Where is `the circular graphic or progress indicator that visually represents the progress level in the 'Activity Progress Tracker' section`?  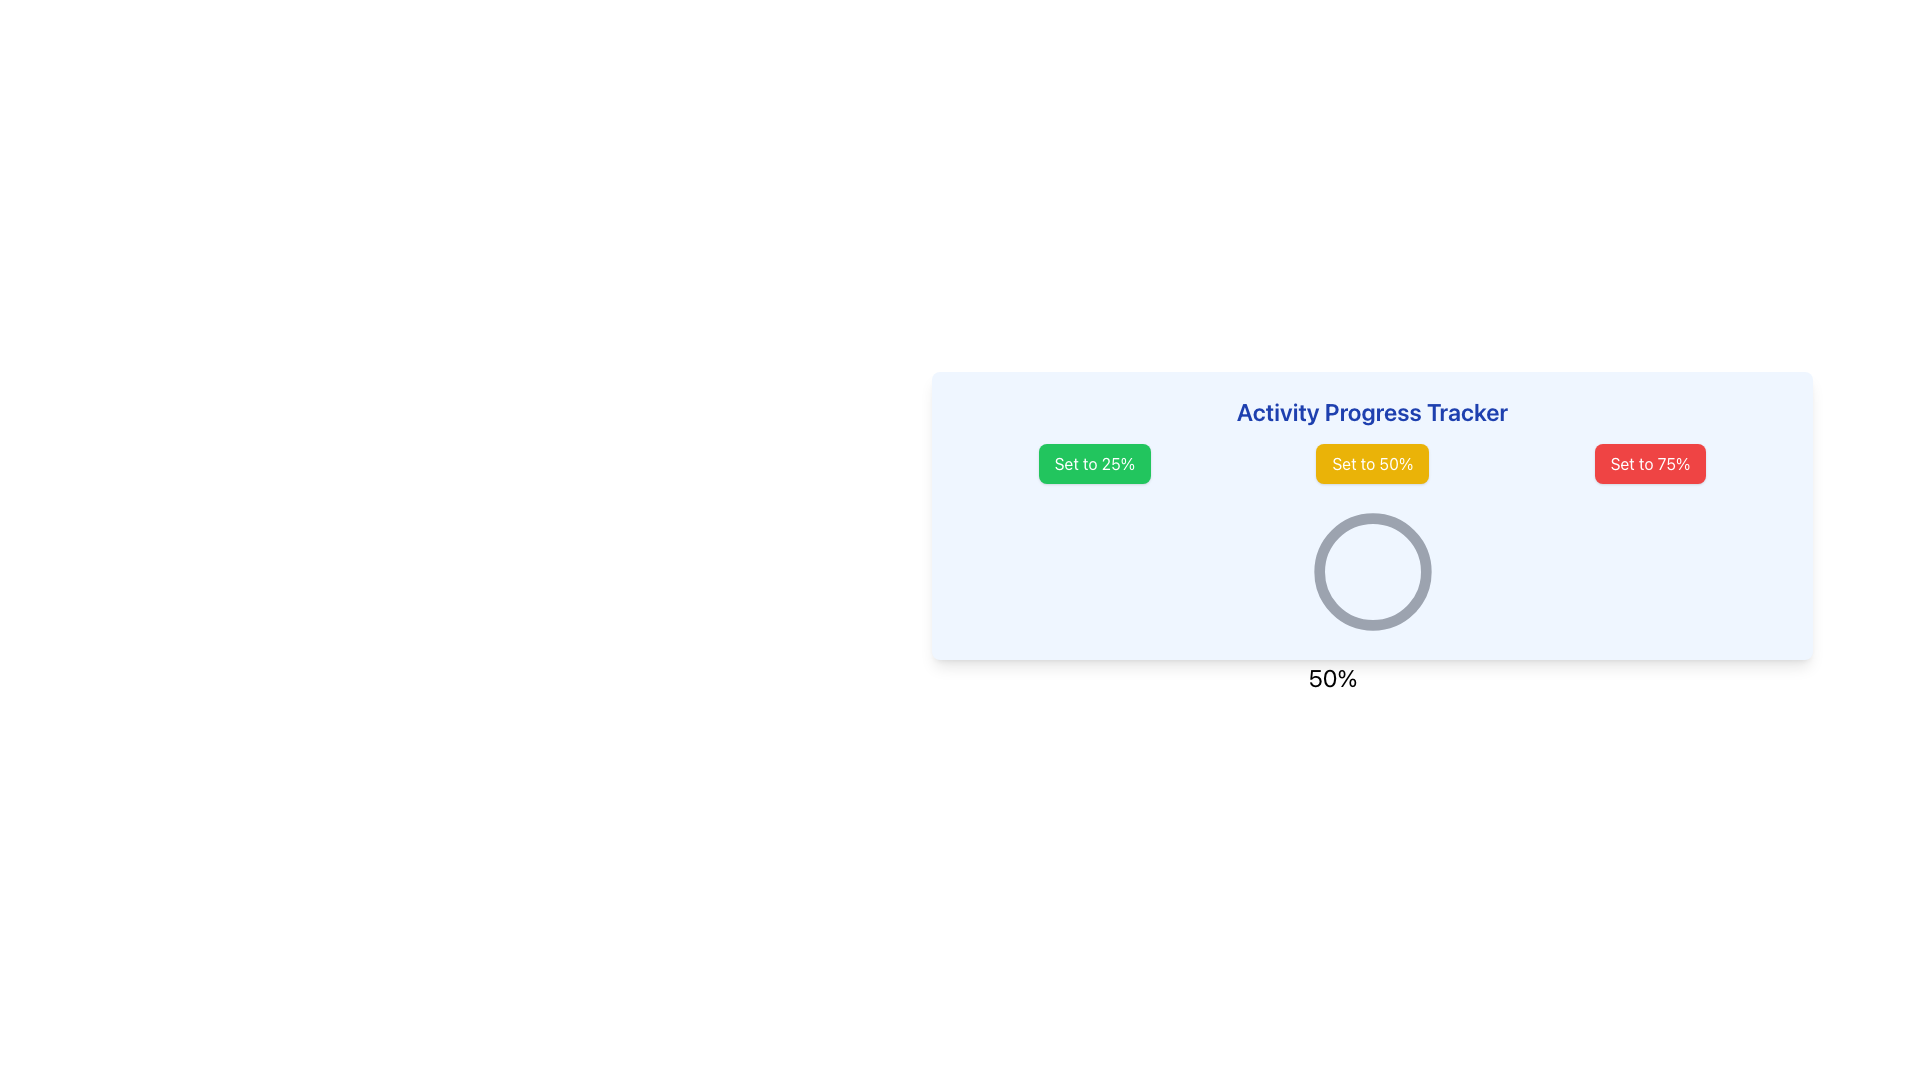 the circular graphic or progress indicator that visually represents the progress level in the 'Activity Progress Tracker' section is located at coordinates (1371, 571).